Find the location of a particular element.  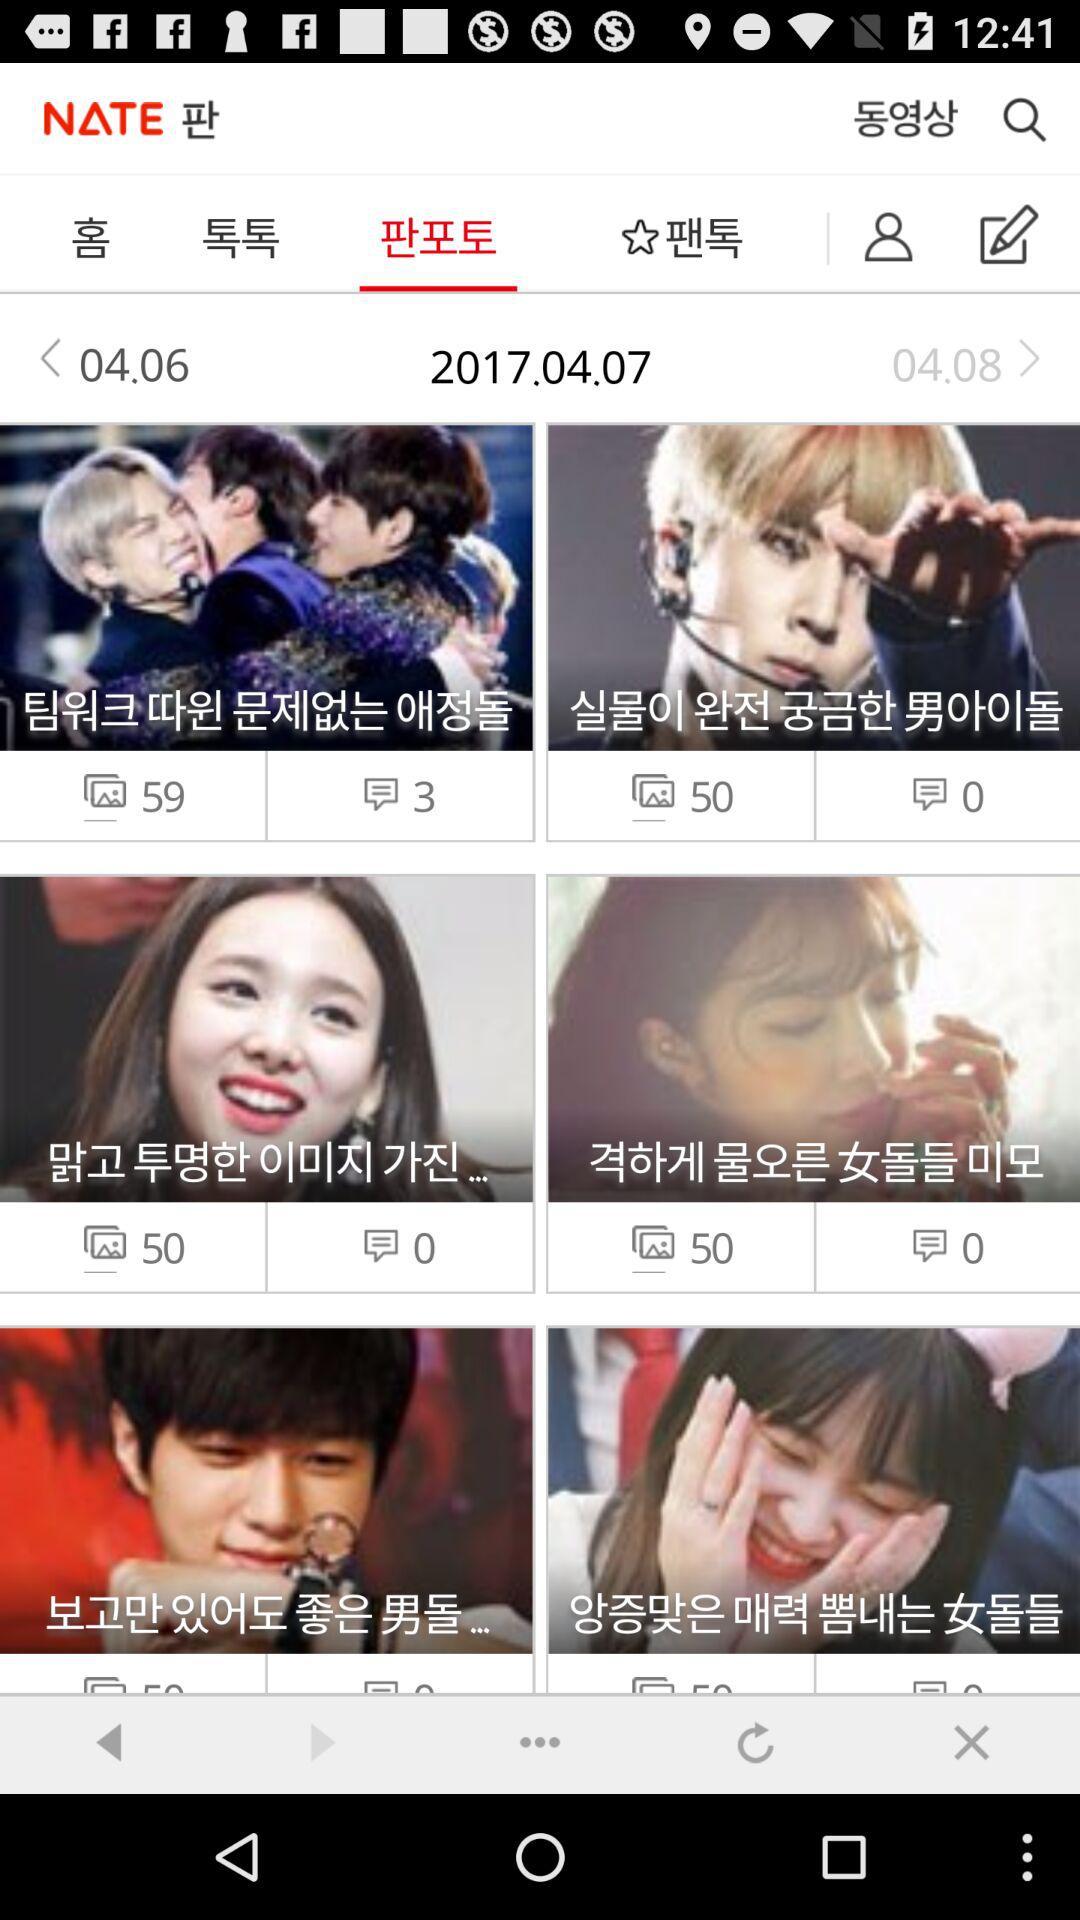

cancel is located at coordinates (971, 1741).